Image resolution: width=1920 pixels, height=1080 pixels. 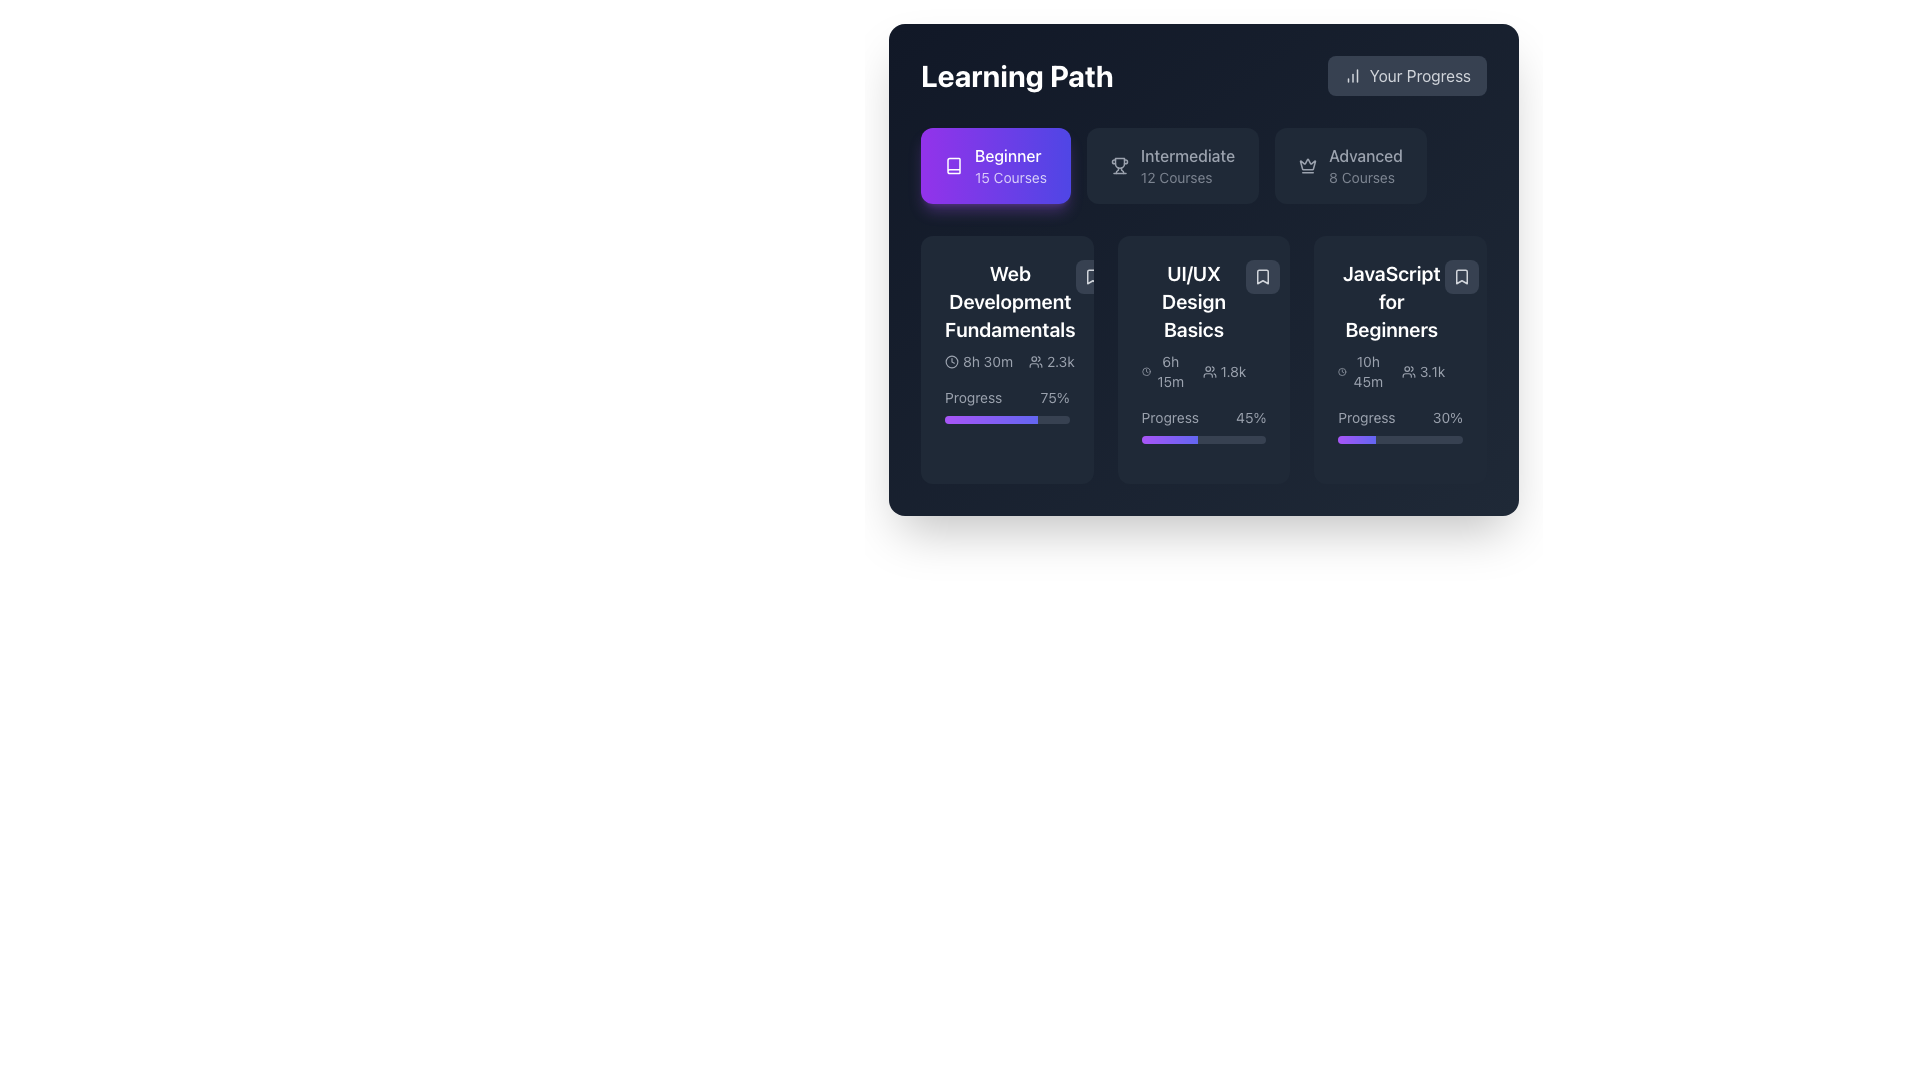 I want to click on the text label displaying '12 Courses', which is styled with a smaller font and a slightly transparent appearance, located below the 'Intermediate' label in the 'Intermediate' section, so click(x=1188, y=176).